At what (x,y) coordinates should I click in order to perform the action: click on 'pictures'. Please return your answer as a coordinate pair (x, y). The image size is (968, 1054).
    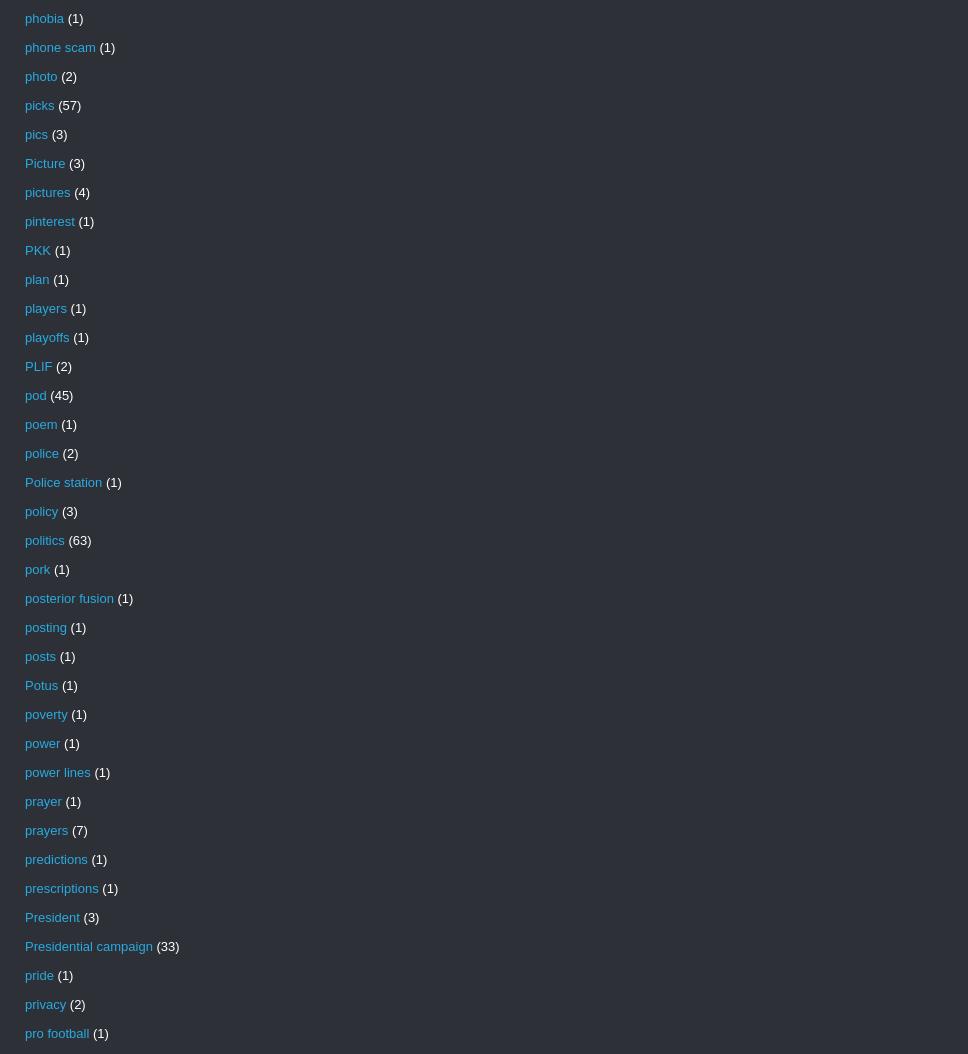
    Looking at the image, I should click on (24, 191).